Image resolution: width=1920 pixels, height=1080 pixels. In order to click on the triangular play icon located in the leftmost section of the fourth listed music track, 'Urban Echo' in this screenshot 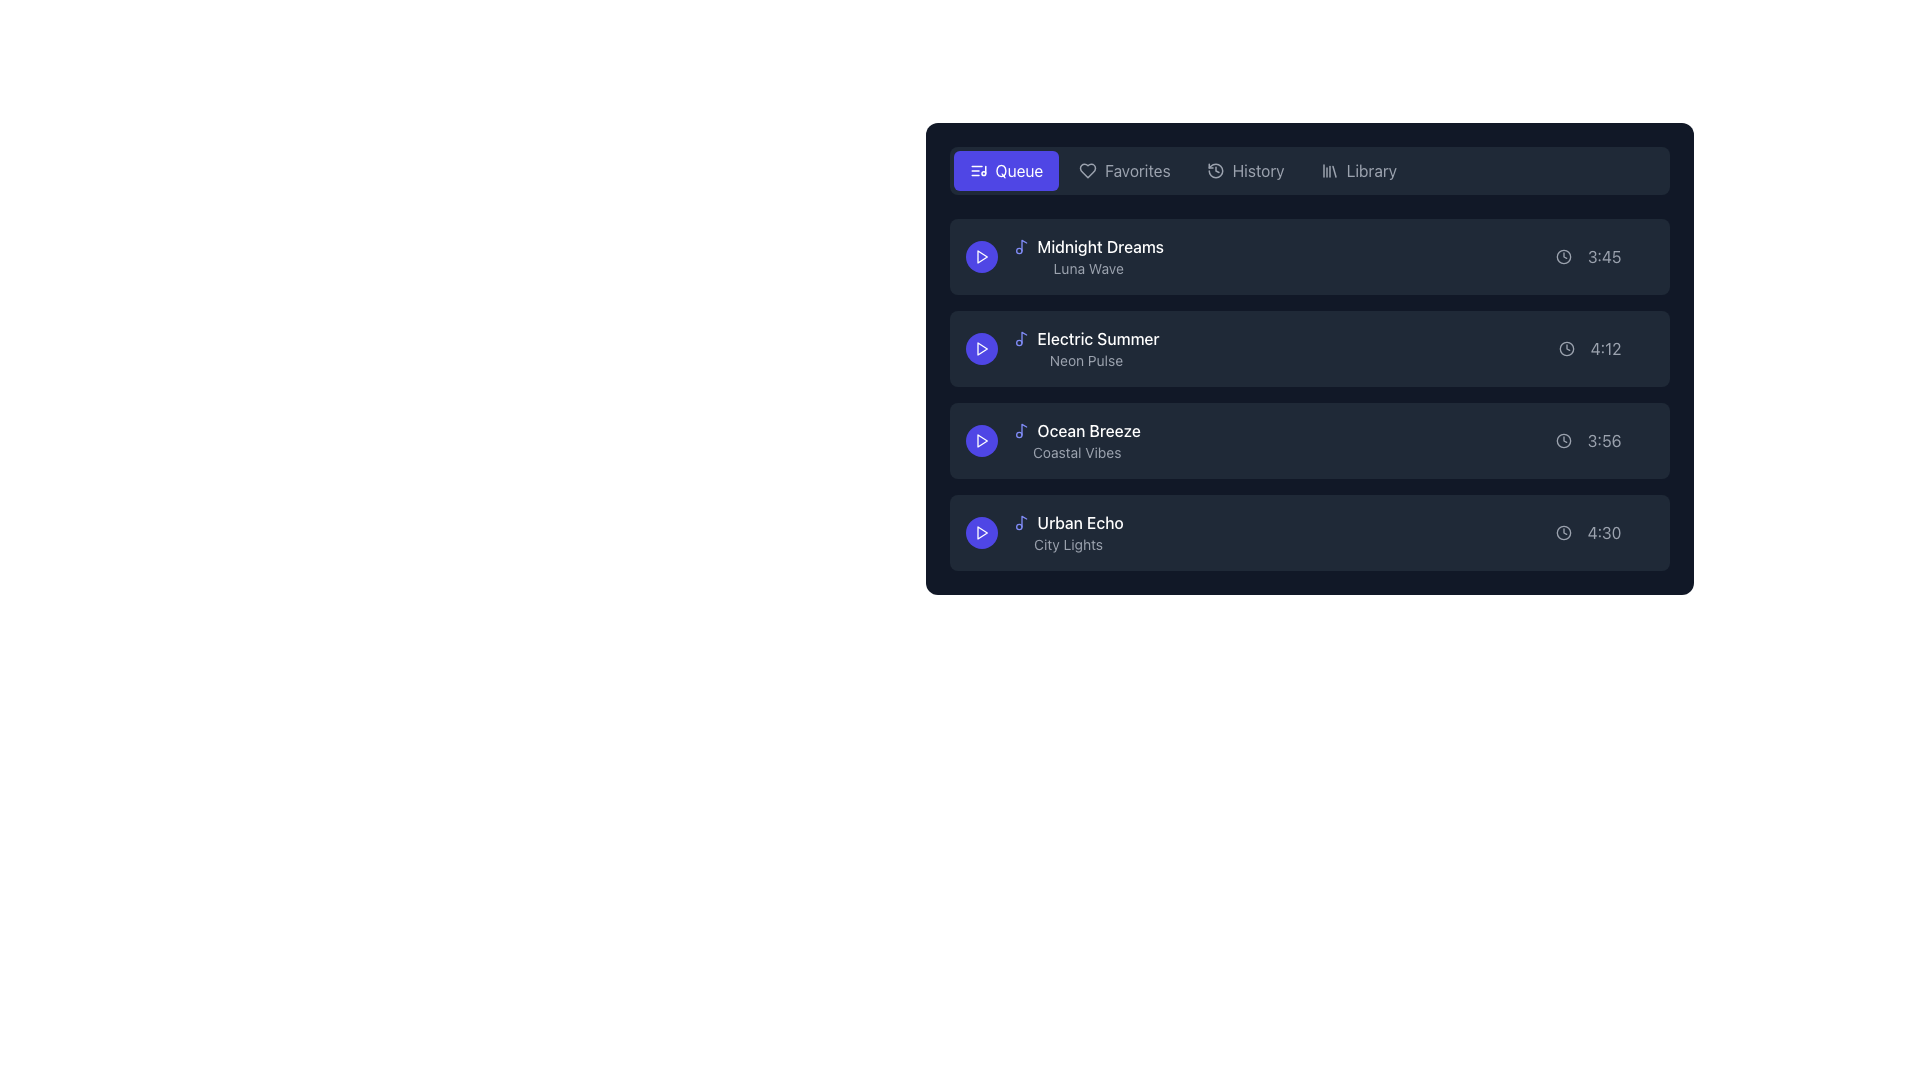, I will do `click(982, 531)`.